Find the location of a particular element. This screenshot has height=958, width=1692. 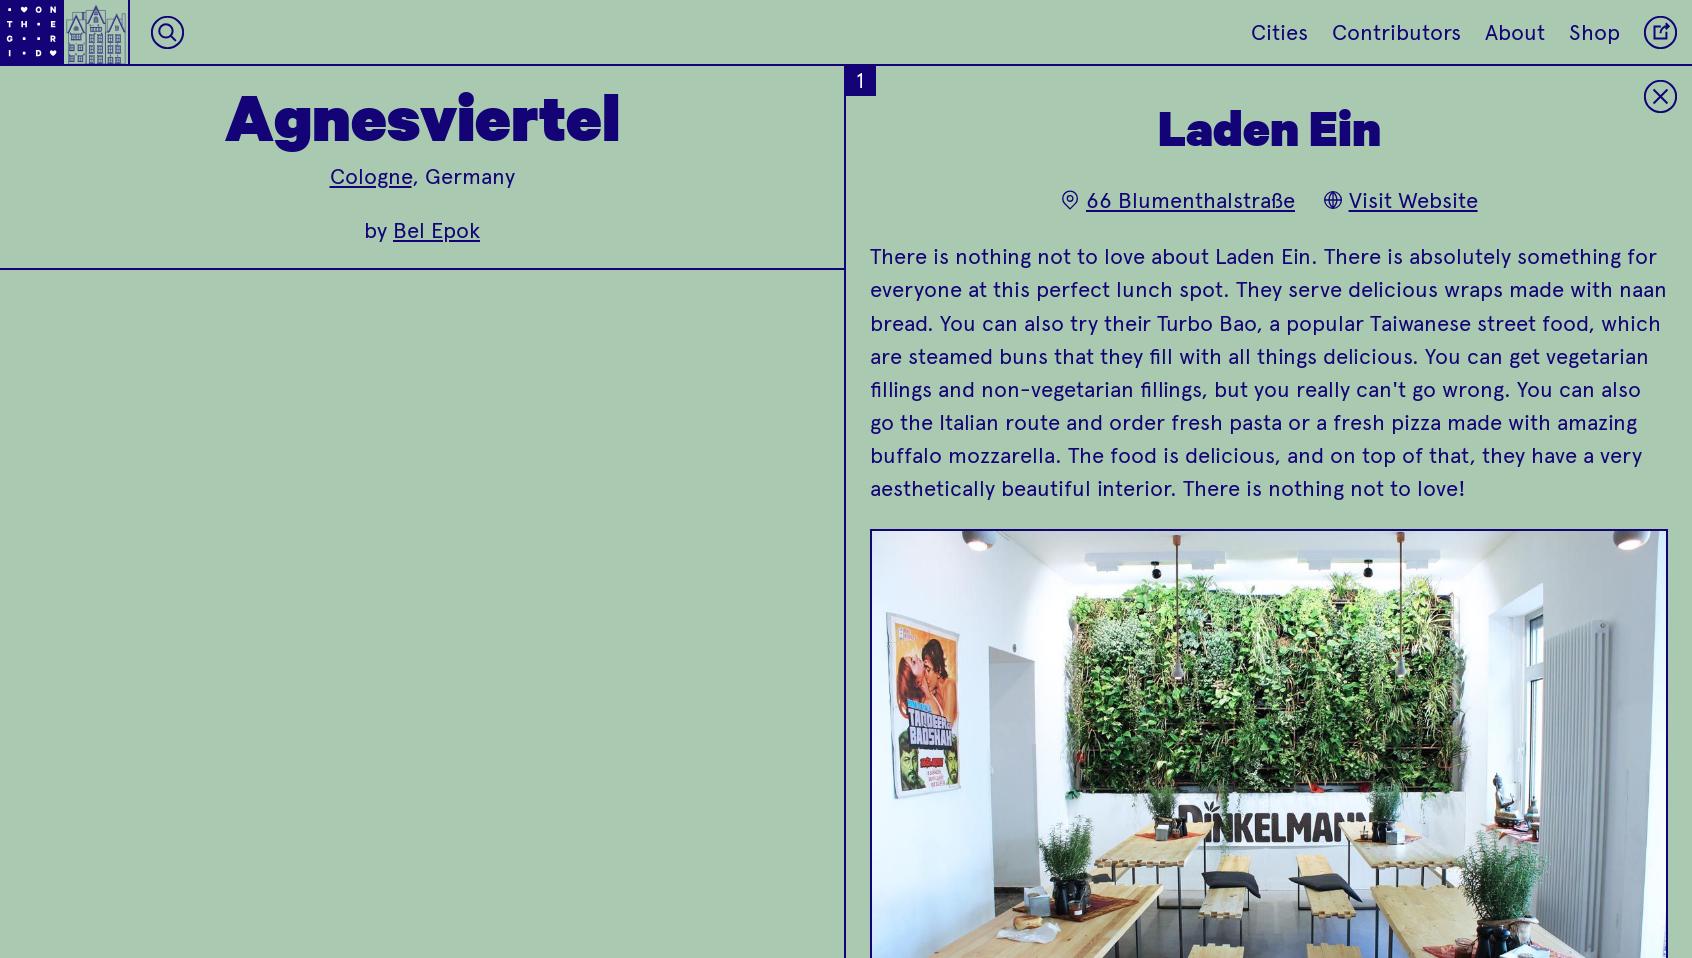

'Rokdoubledot' is located at coordinates (1279, 411).